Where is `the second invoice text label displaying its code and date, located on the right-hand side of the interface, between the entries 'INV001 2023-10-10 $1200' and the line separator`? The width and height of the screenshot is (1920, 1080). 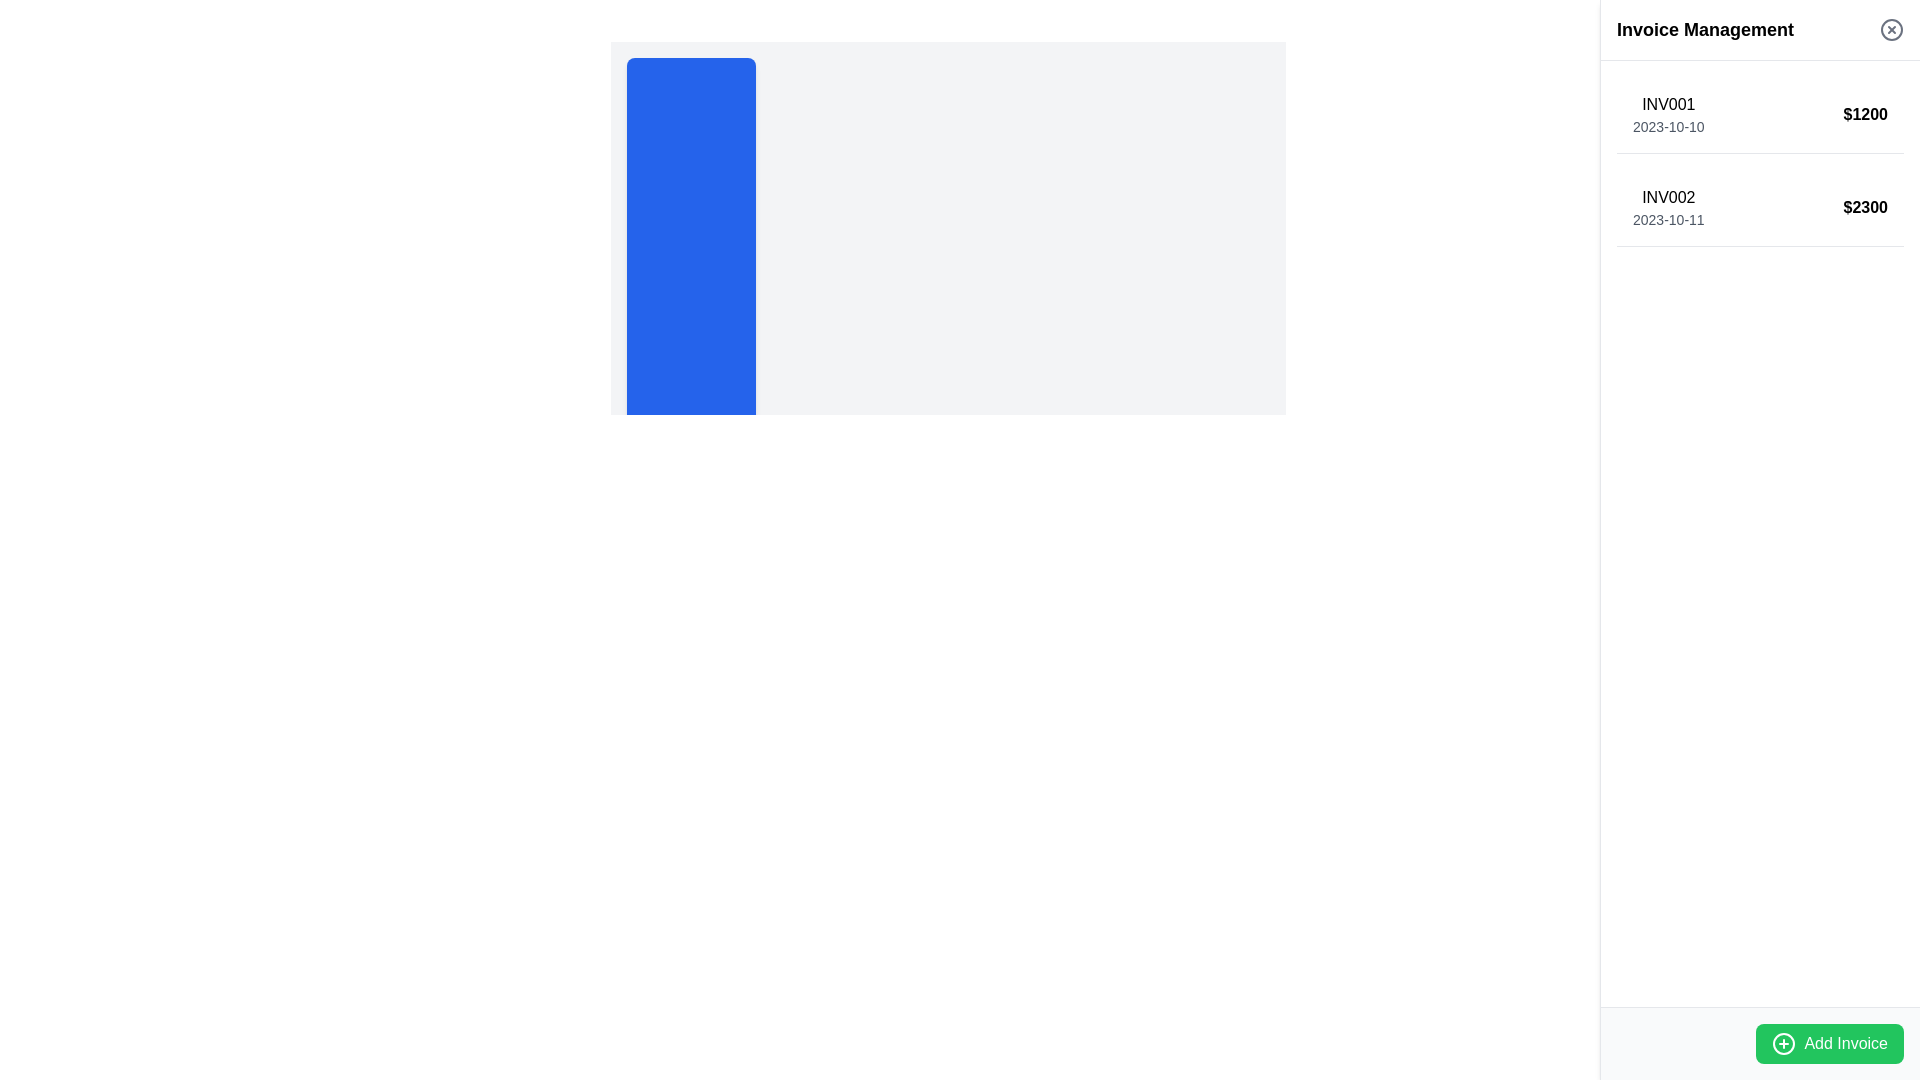
the second invoice text label displaying its code and date, located on the right-hand side of the interface, between the entries 'INV001 2023-10-10 $1200' and the line separator is located at coordinates (1668, 208).